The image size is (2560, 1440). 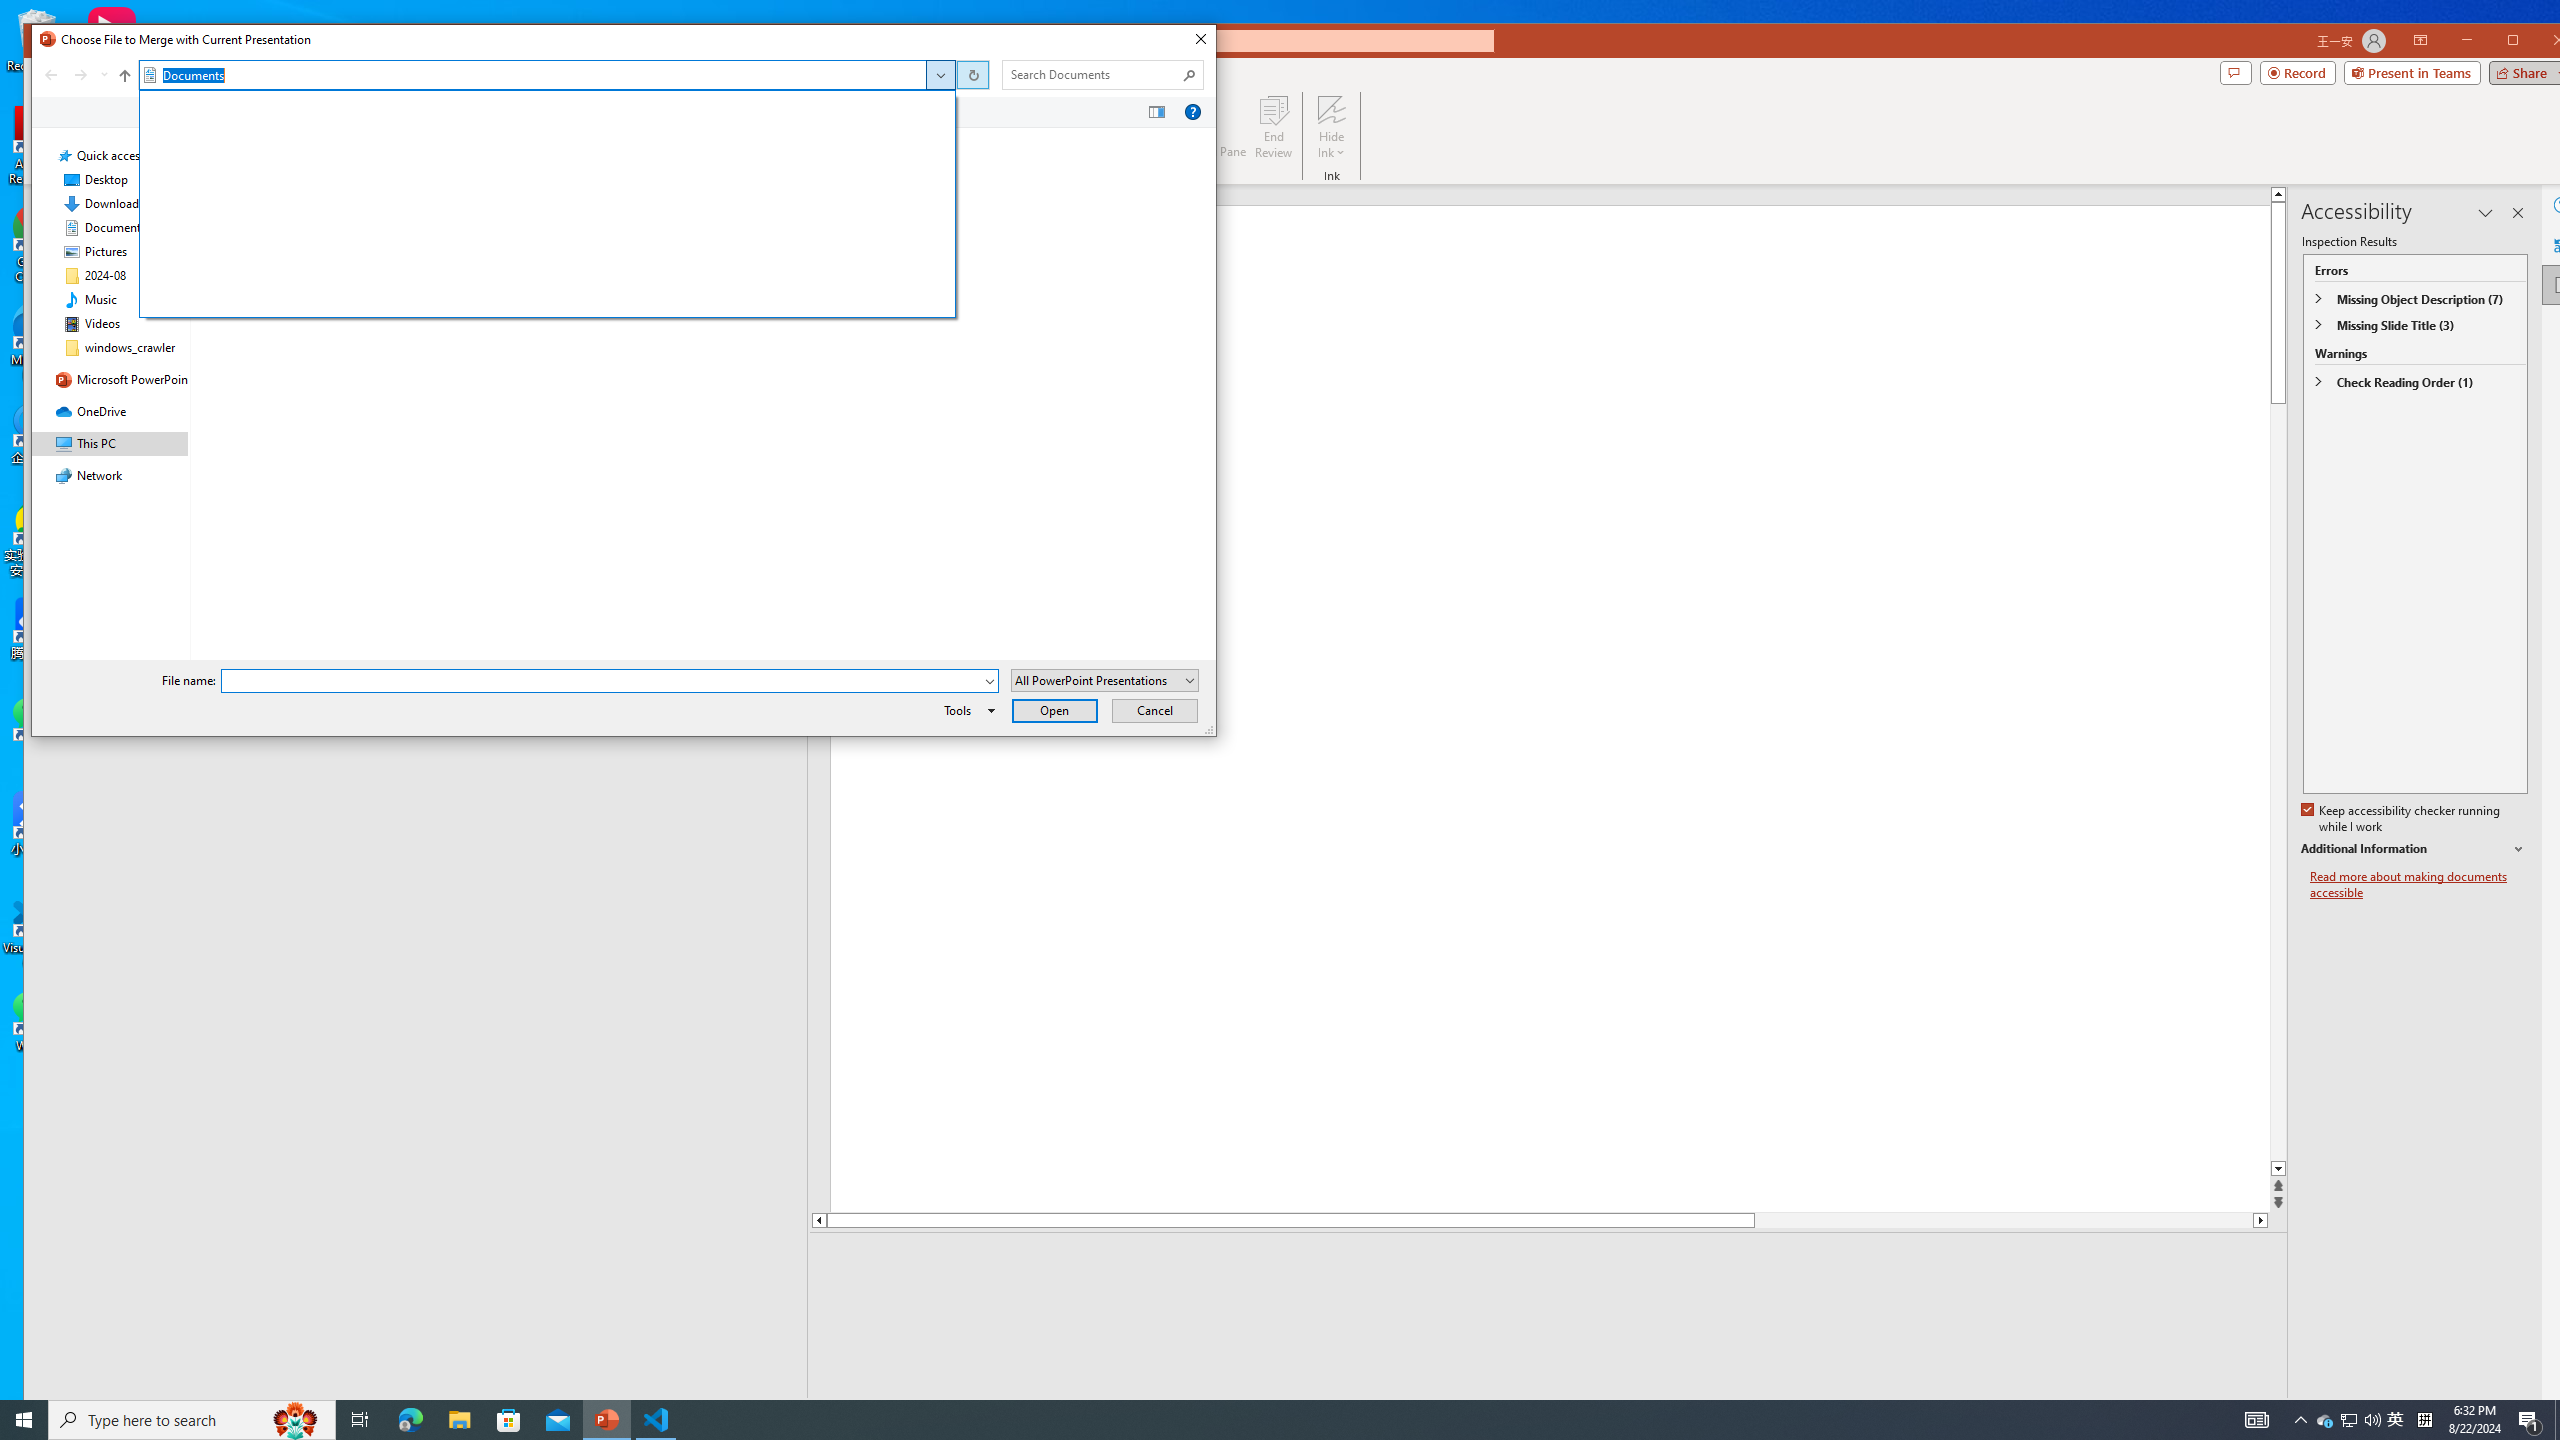 What do you see at coordinates (970, 73) in the screenshot?
I see `'Refresh "Documents" (F5)'` at bounding box center [970, 73].